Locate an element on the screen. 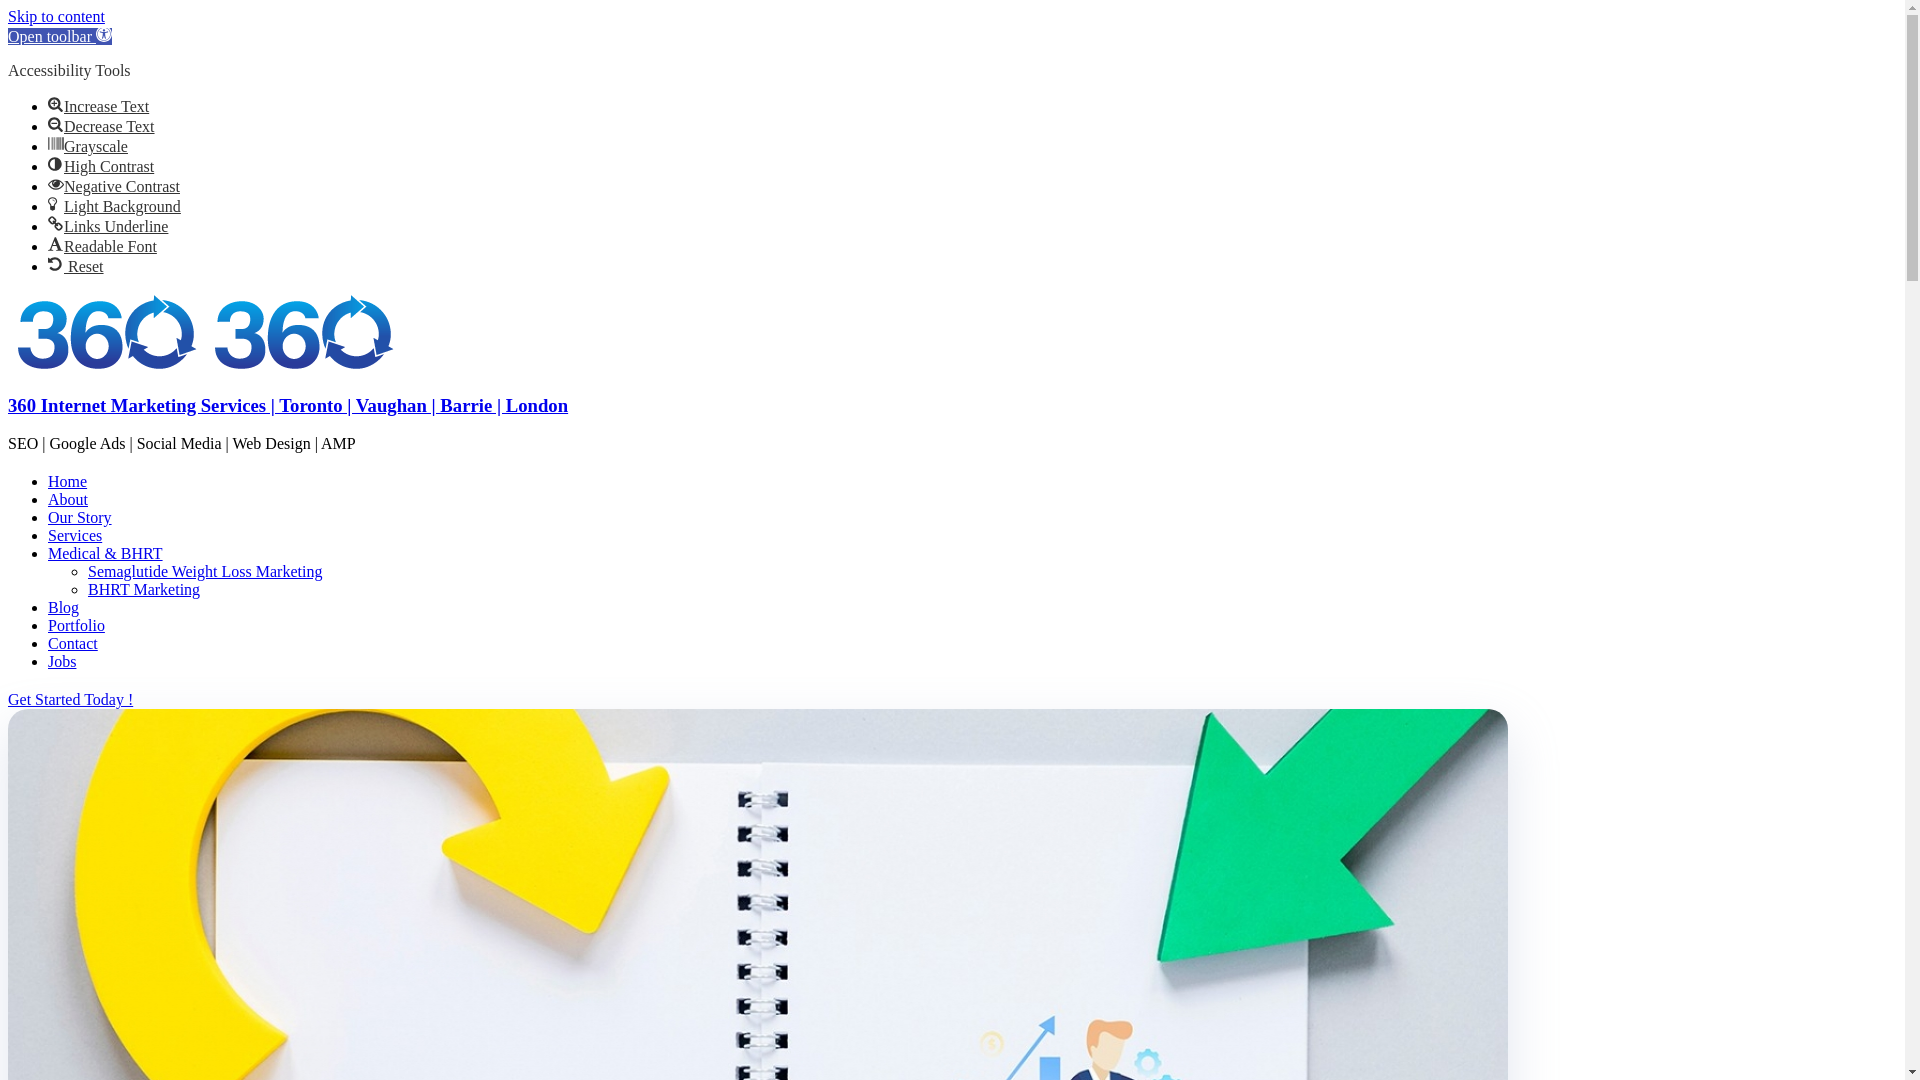 This screenshot has height=1080, width=1920. 'Increase TextIncrease Text' is located at coordinates (97, 106).